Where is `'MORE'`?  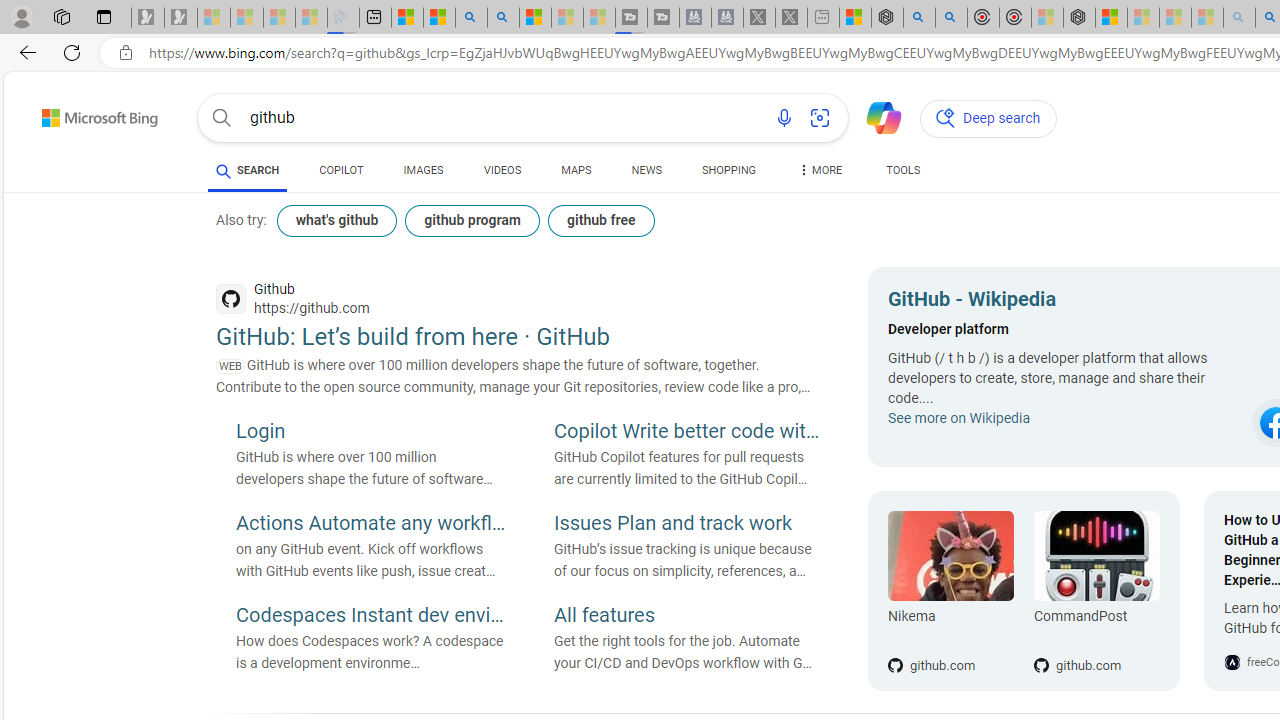
'MORE' is located at coordinates (819, 172).